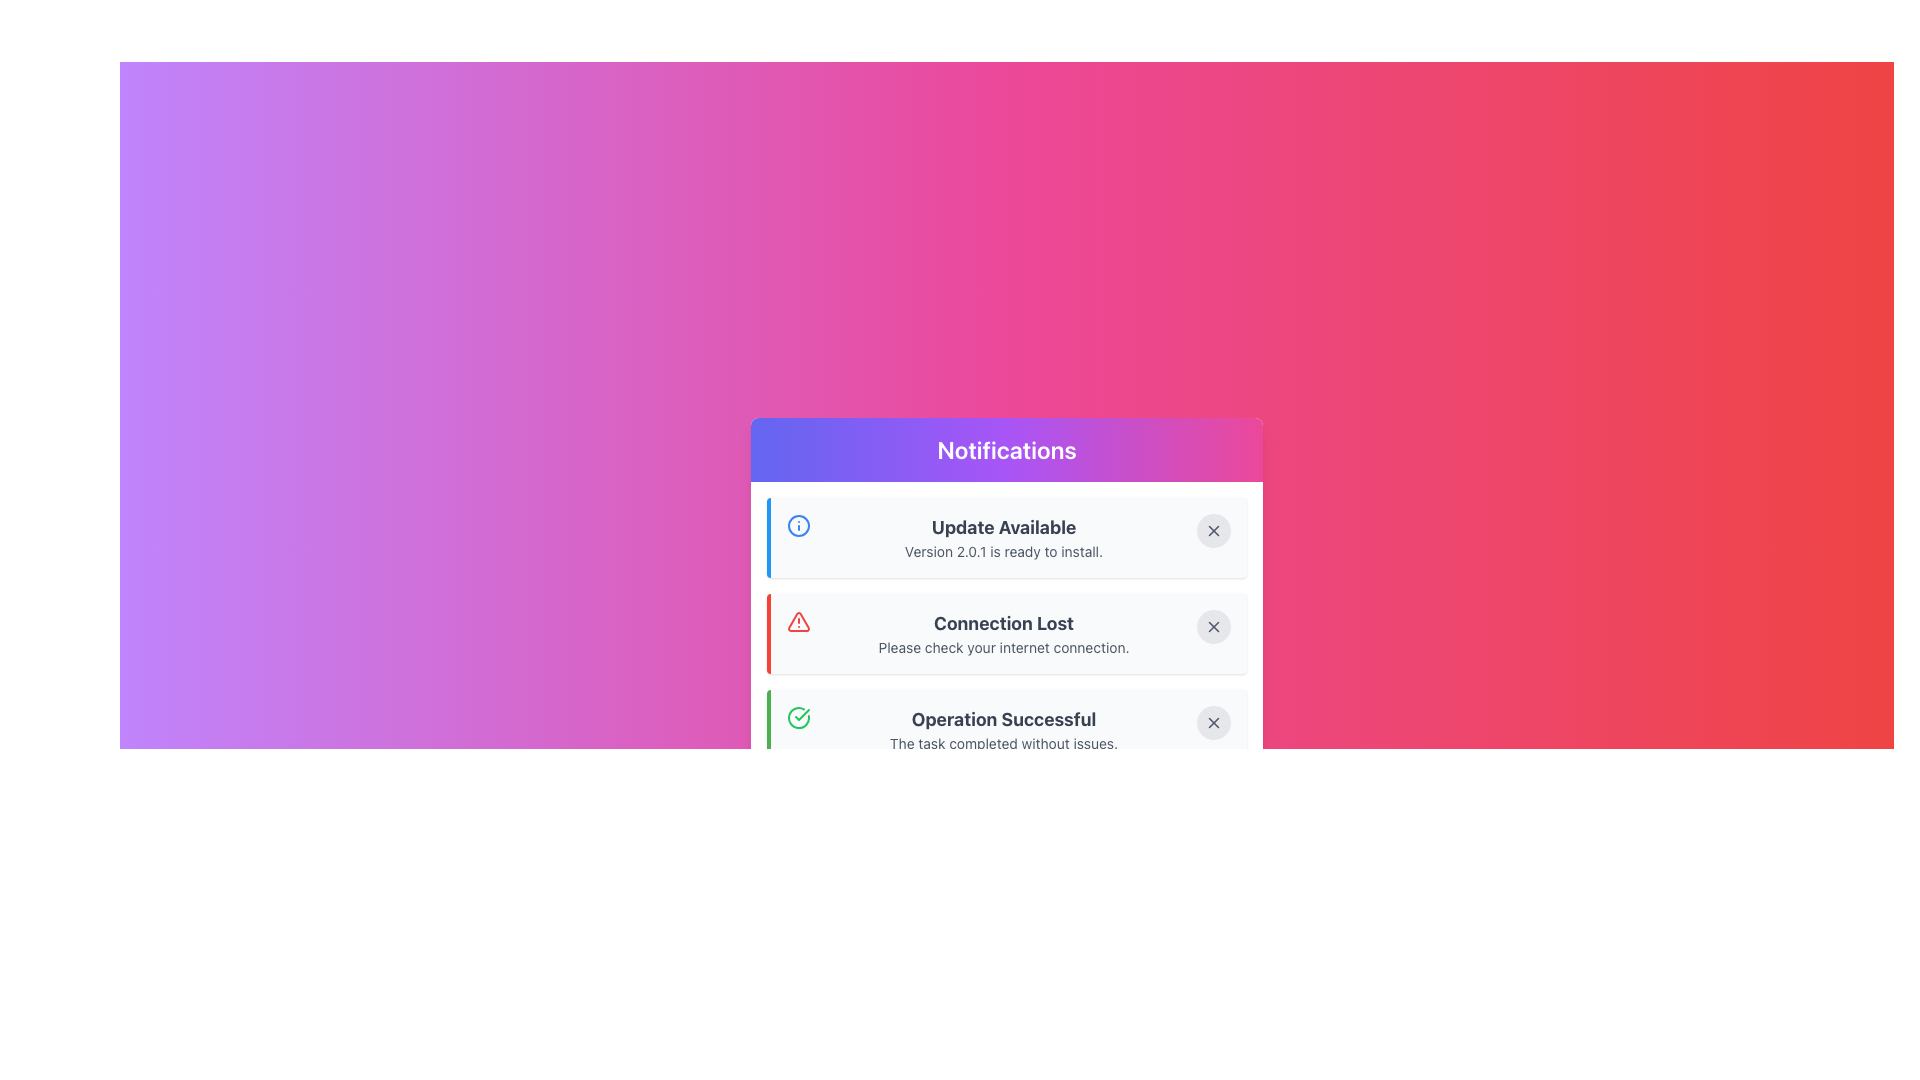  I want to click on title text of the notification indicating connection loss, which is centered within the second notification card in the modal, positioned between the 'Update Available' and 'Operation Successful' notifications, so click(1003, 623).